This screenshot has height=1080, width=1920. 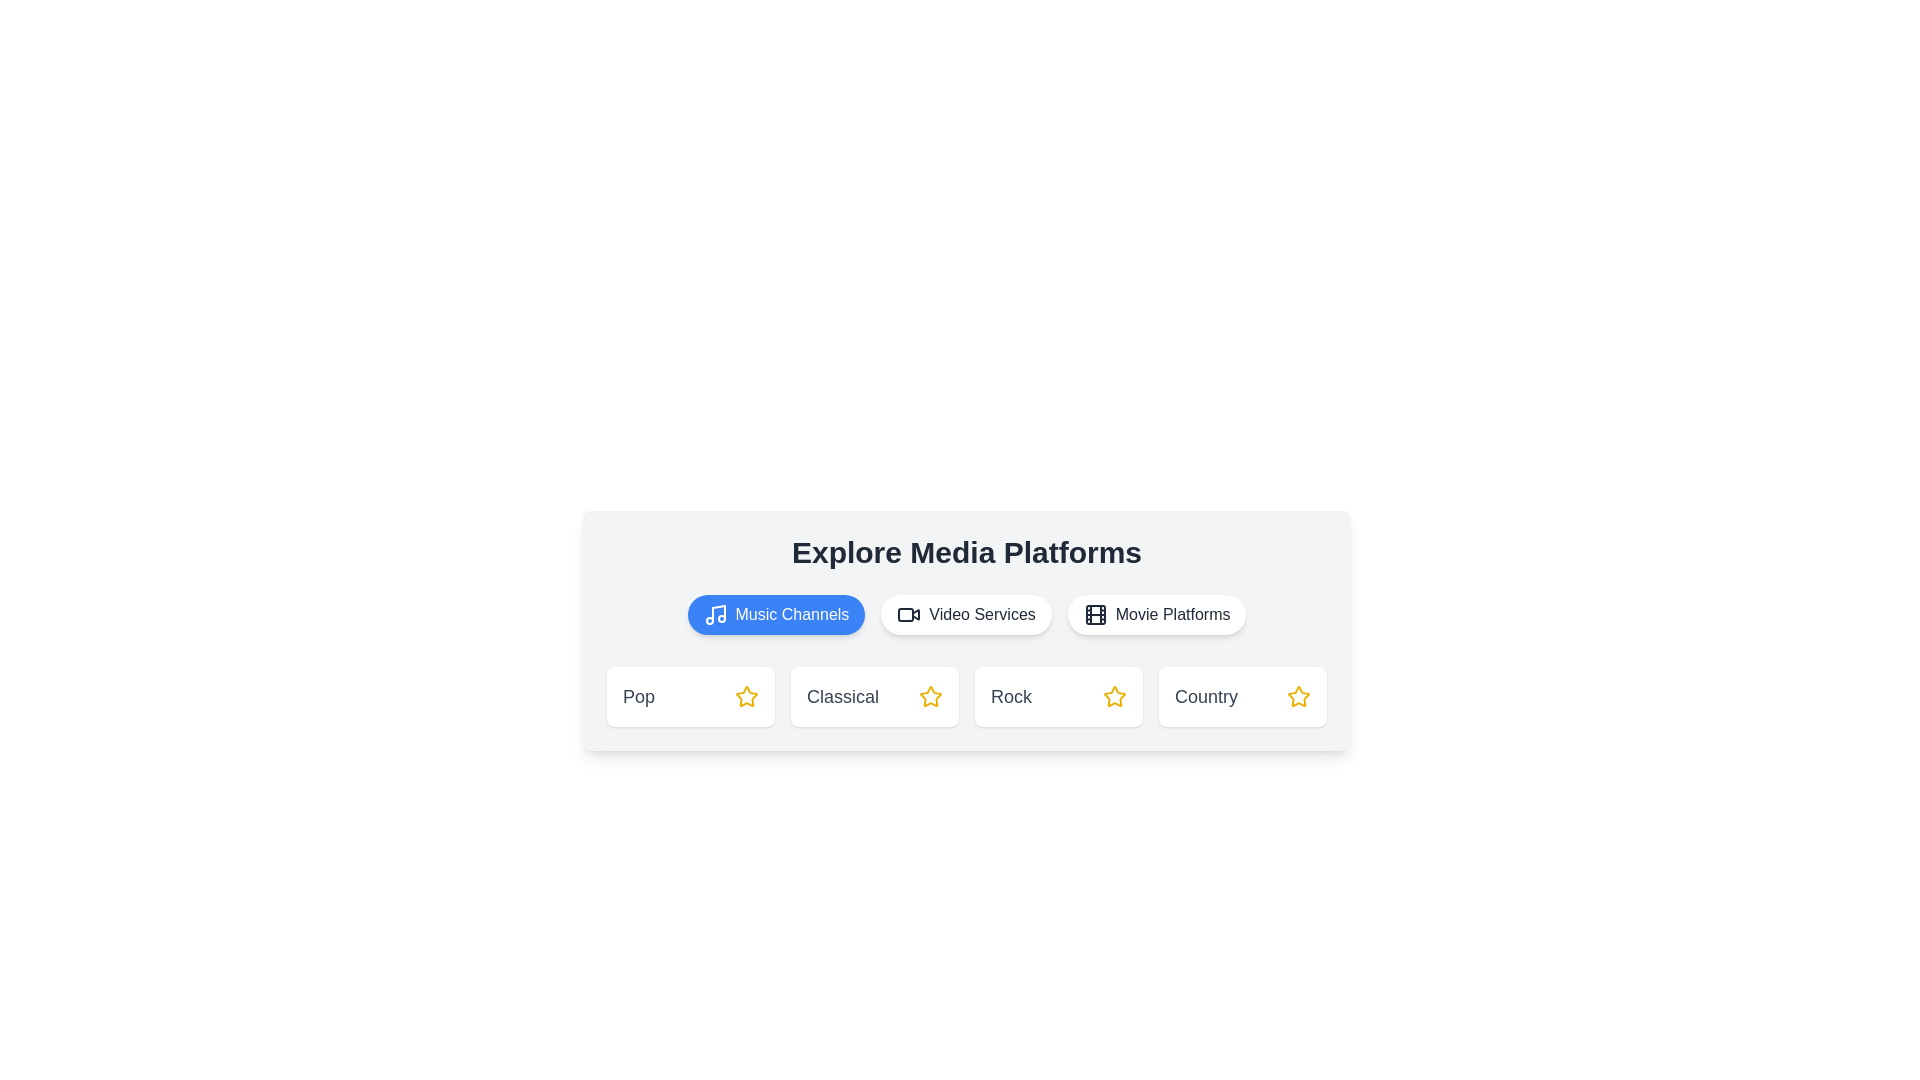 I want to click on the last item in the horizontal grid layout representing the 'Country' category card located in the bottom-right corner, so click(x=1242, y=696).